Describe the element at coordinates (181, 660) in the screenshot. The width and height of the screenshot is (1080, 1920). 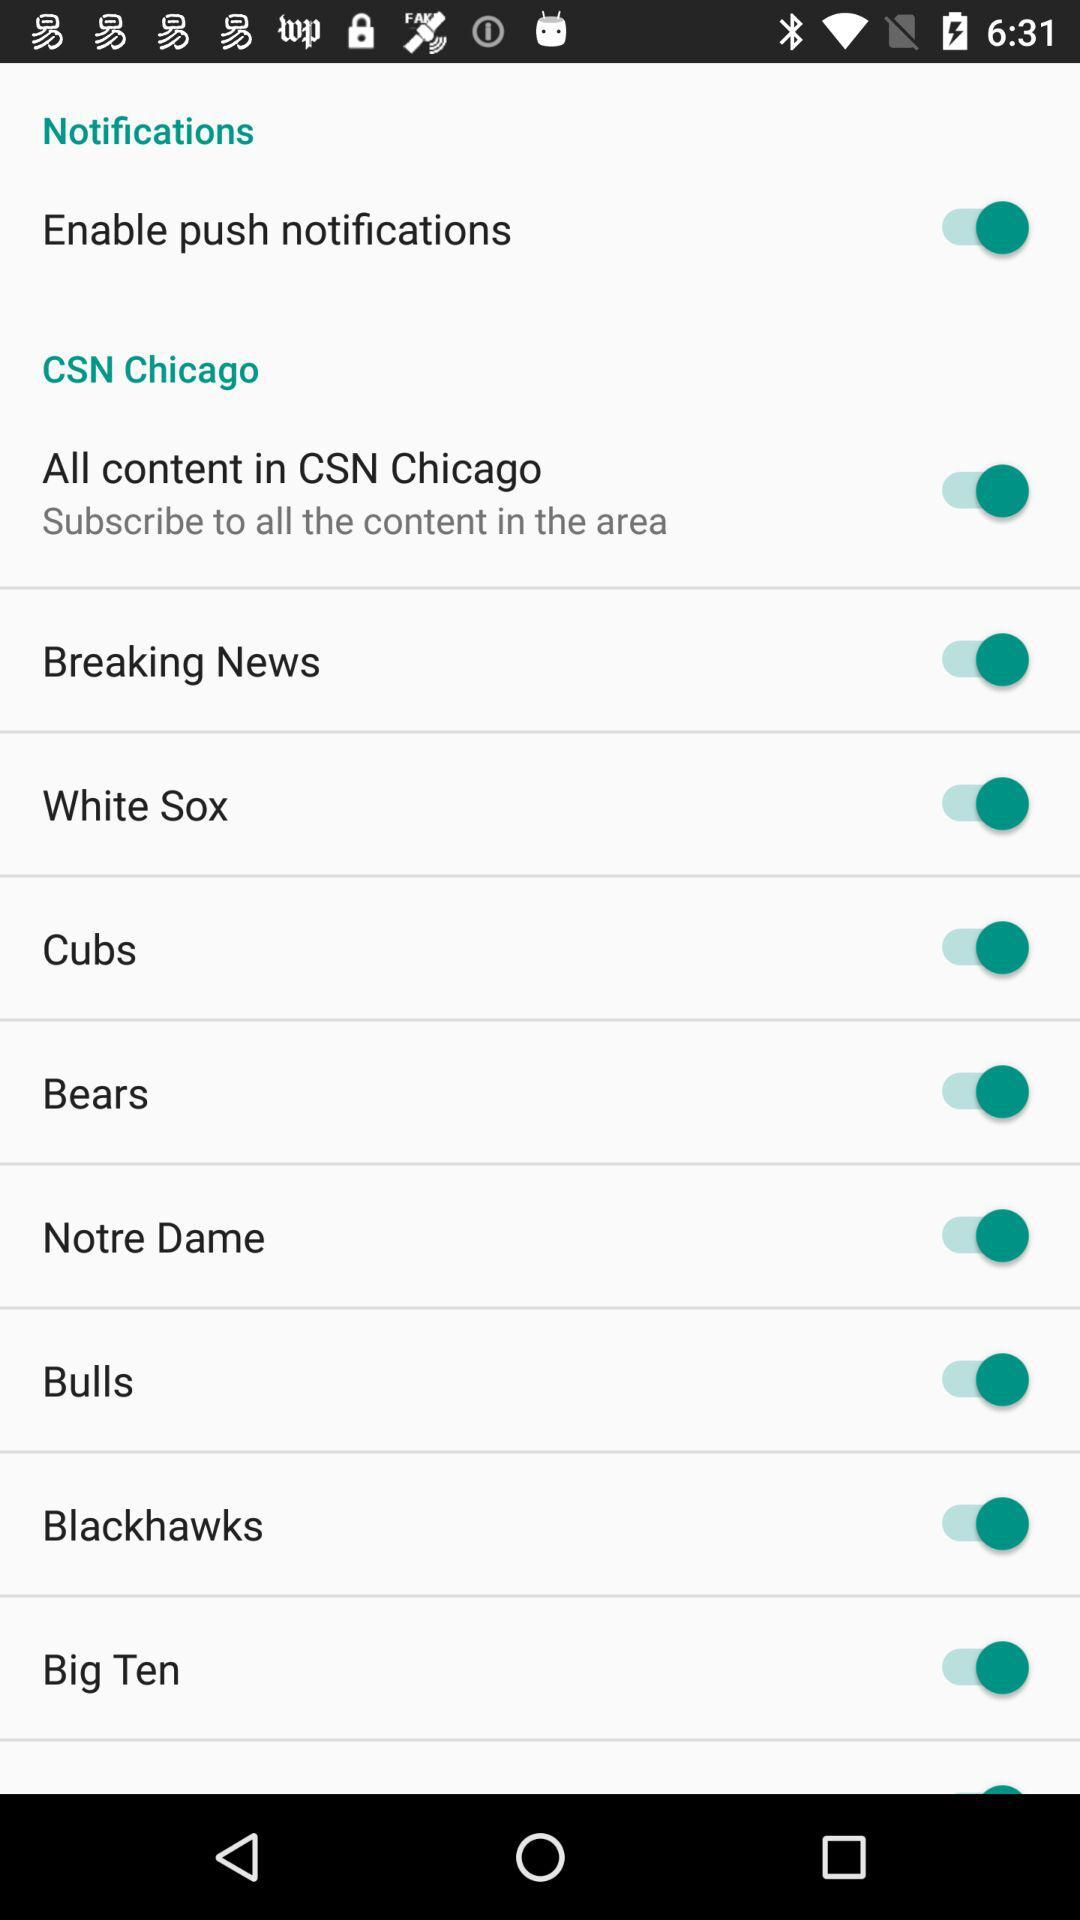
I see `app below subscribe to all icon` at that location.